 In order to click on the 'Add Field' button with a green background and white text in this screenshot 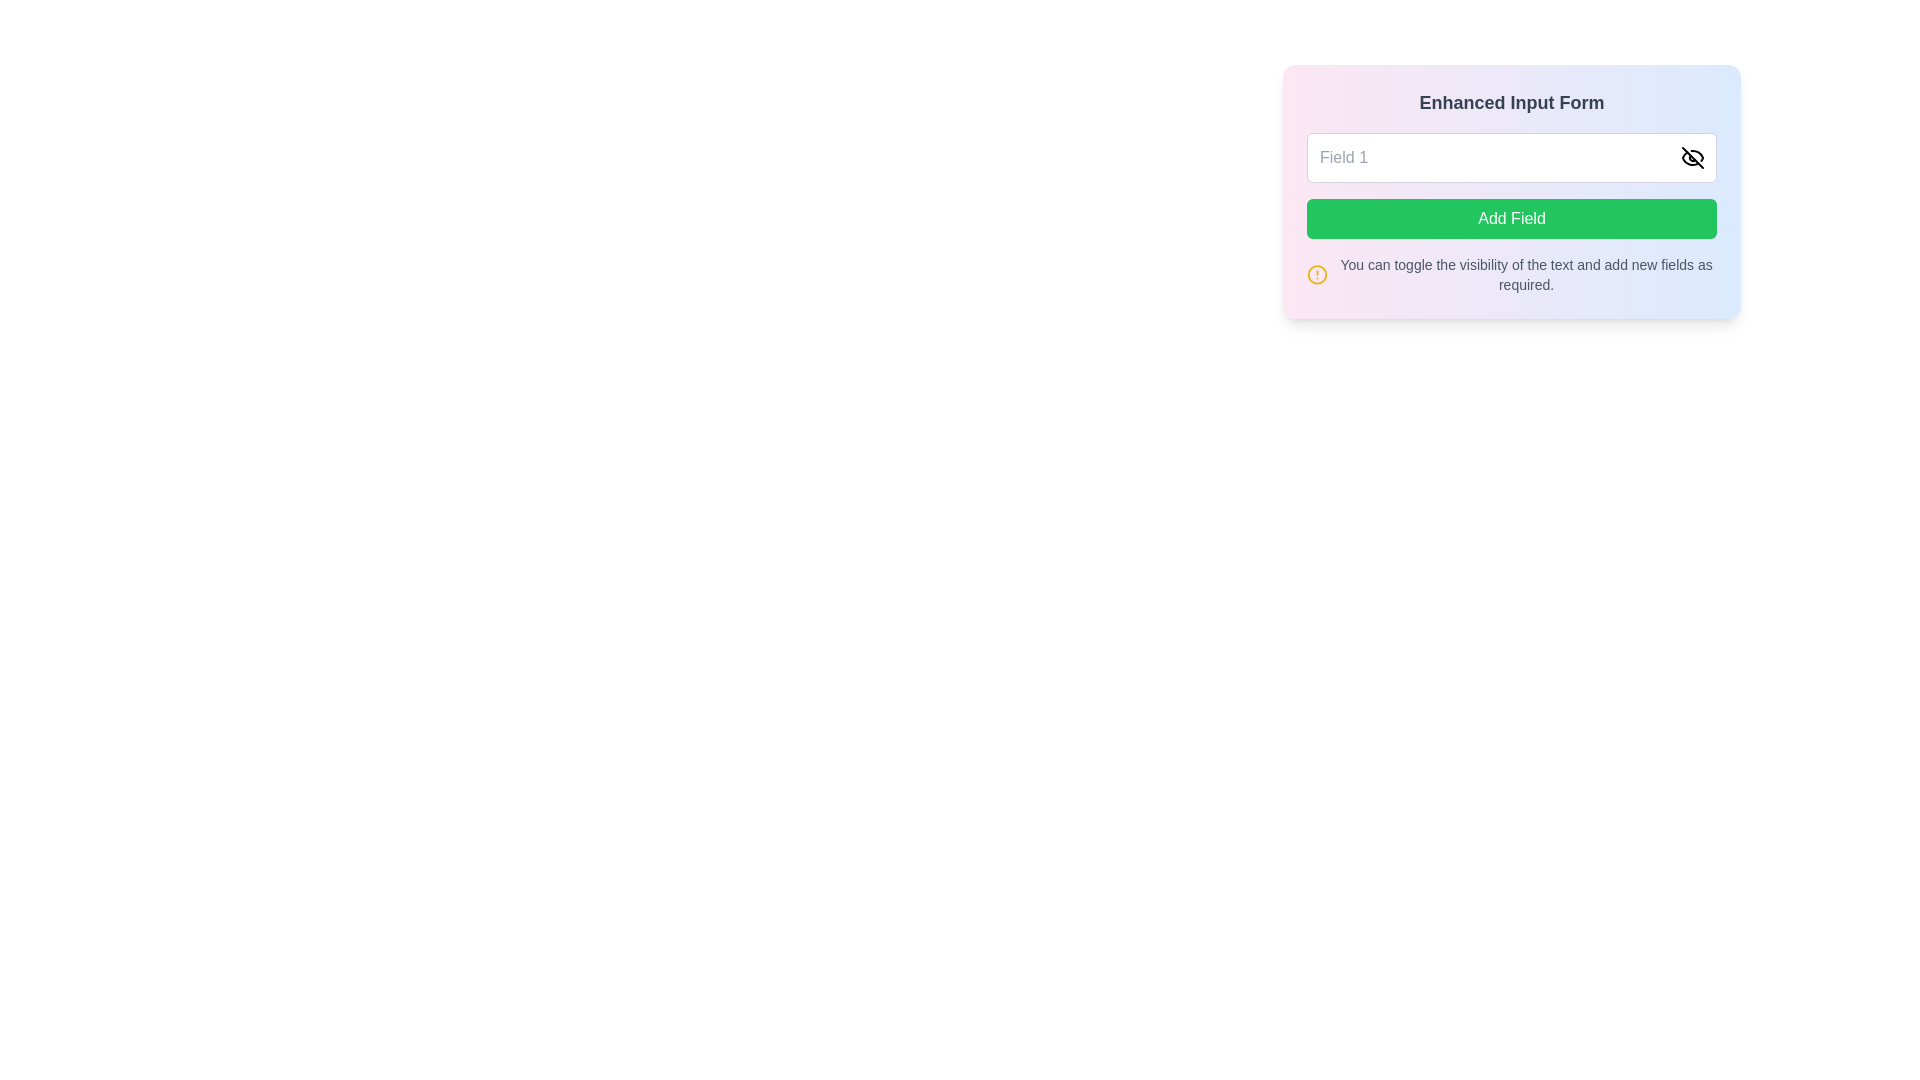, I will do `click(1512, 219)`.